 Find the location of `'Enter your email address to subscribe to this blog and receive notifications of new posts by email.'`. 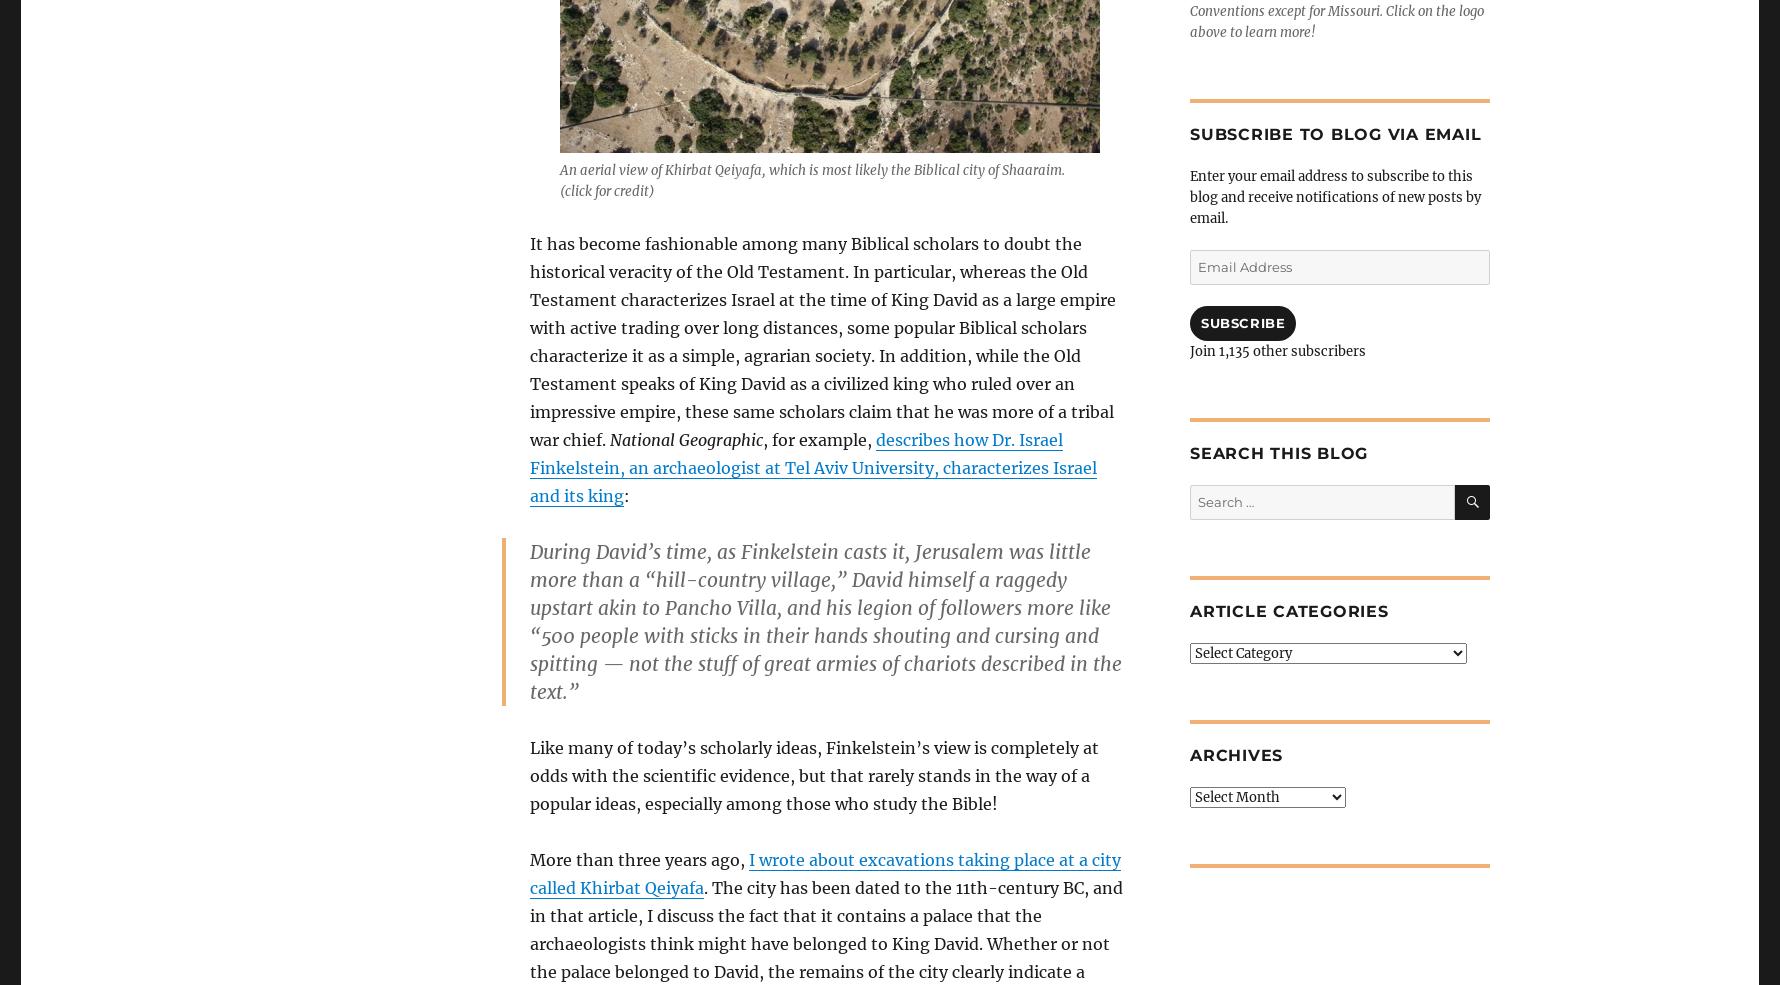

'Enter your email address to subscribe to this blog and receive notifications of new posts by email.' is located at coordinates (1335, 197).